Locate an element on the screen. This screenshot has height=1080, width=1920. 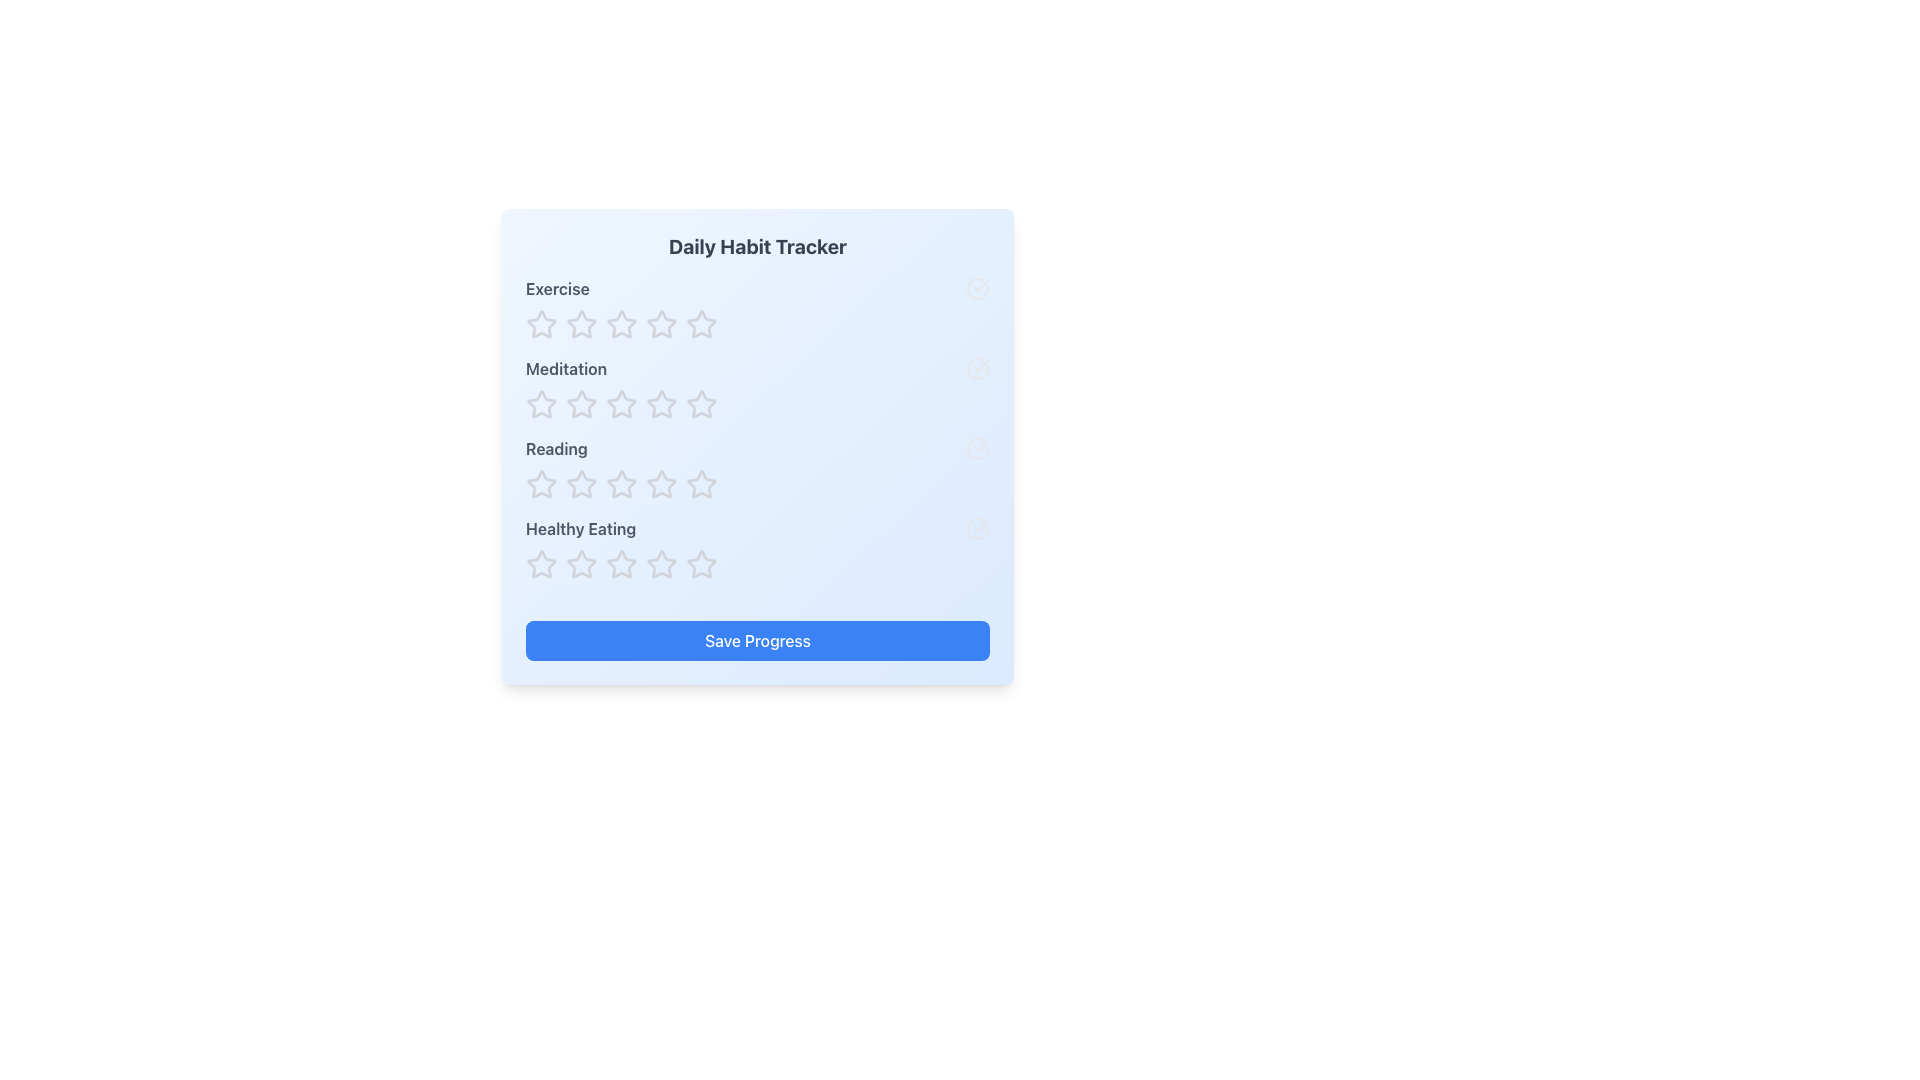
the sixth star rating icon for 'Reading' in the Daily Habit Tracker interface to rate it is located at coordinates (662, 485).